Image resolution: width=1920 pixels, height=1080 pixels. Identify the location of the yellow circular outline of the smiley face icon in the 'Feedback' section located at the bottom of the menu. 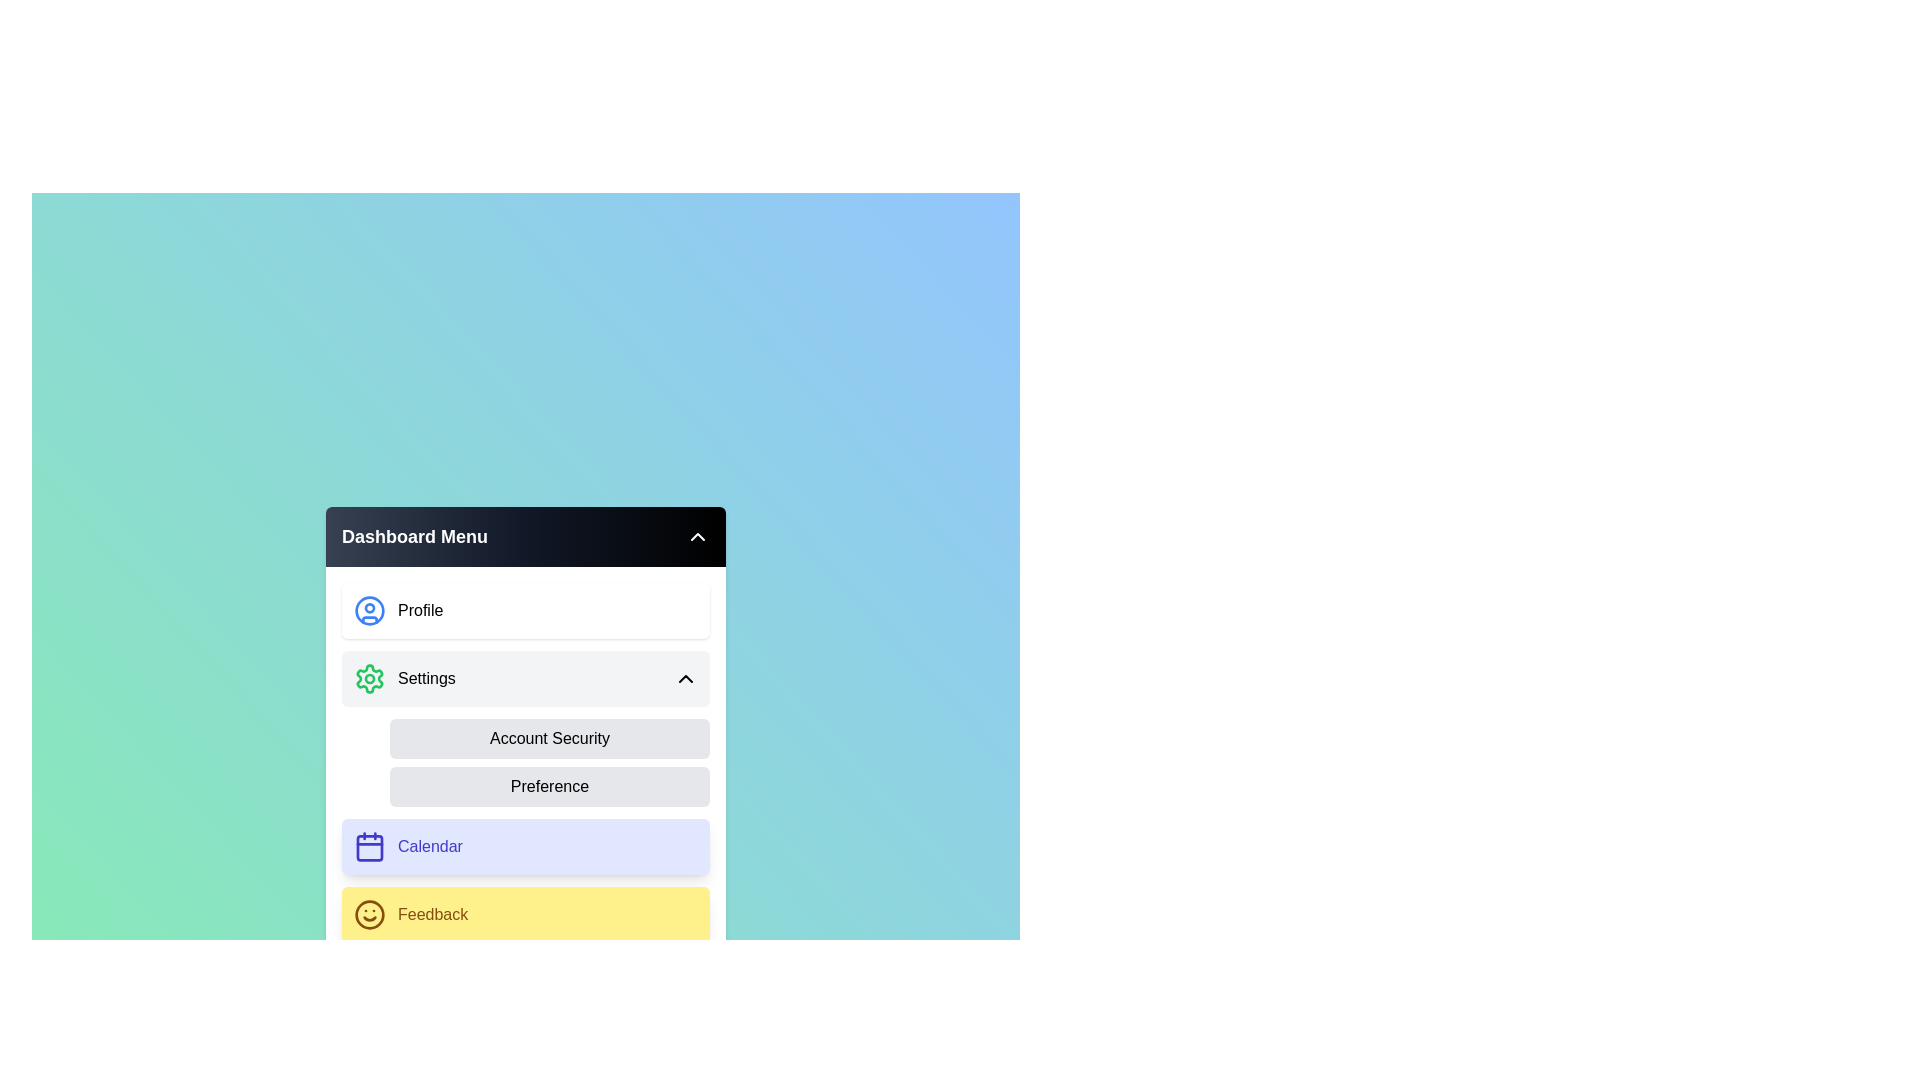
(369, 914).